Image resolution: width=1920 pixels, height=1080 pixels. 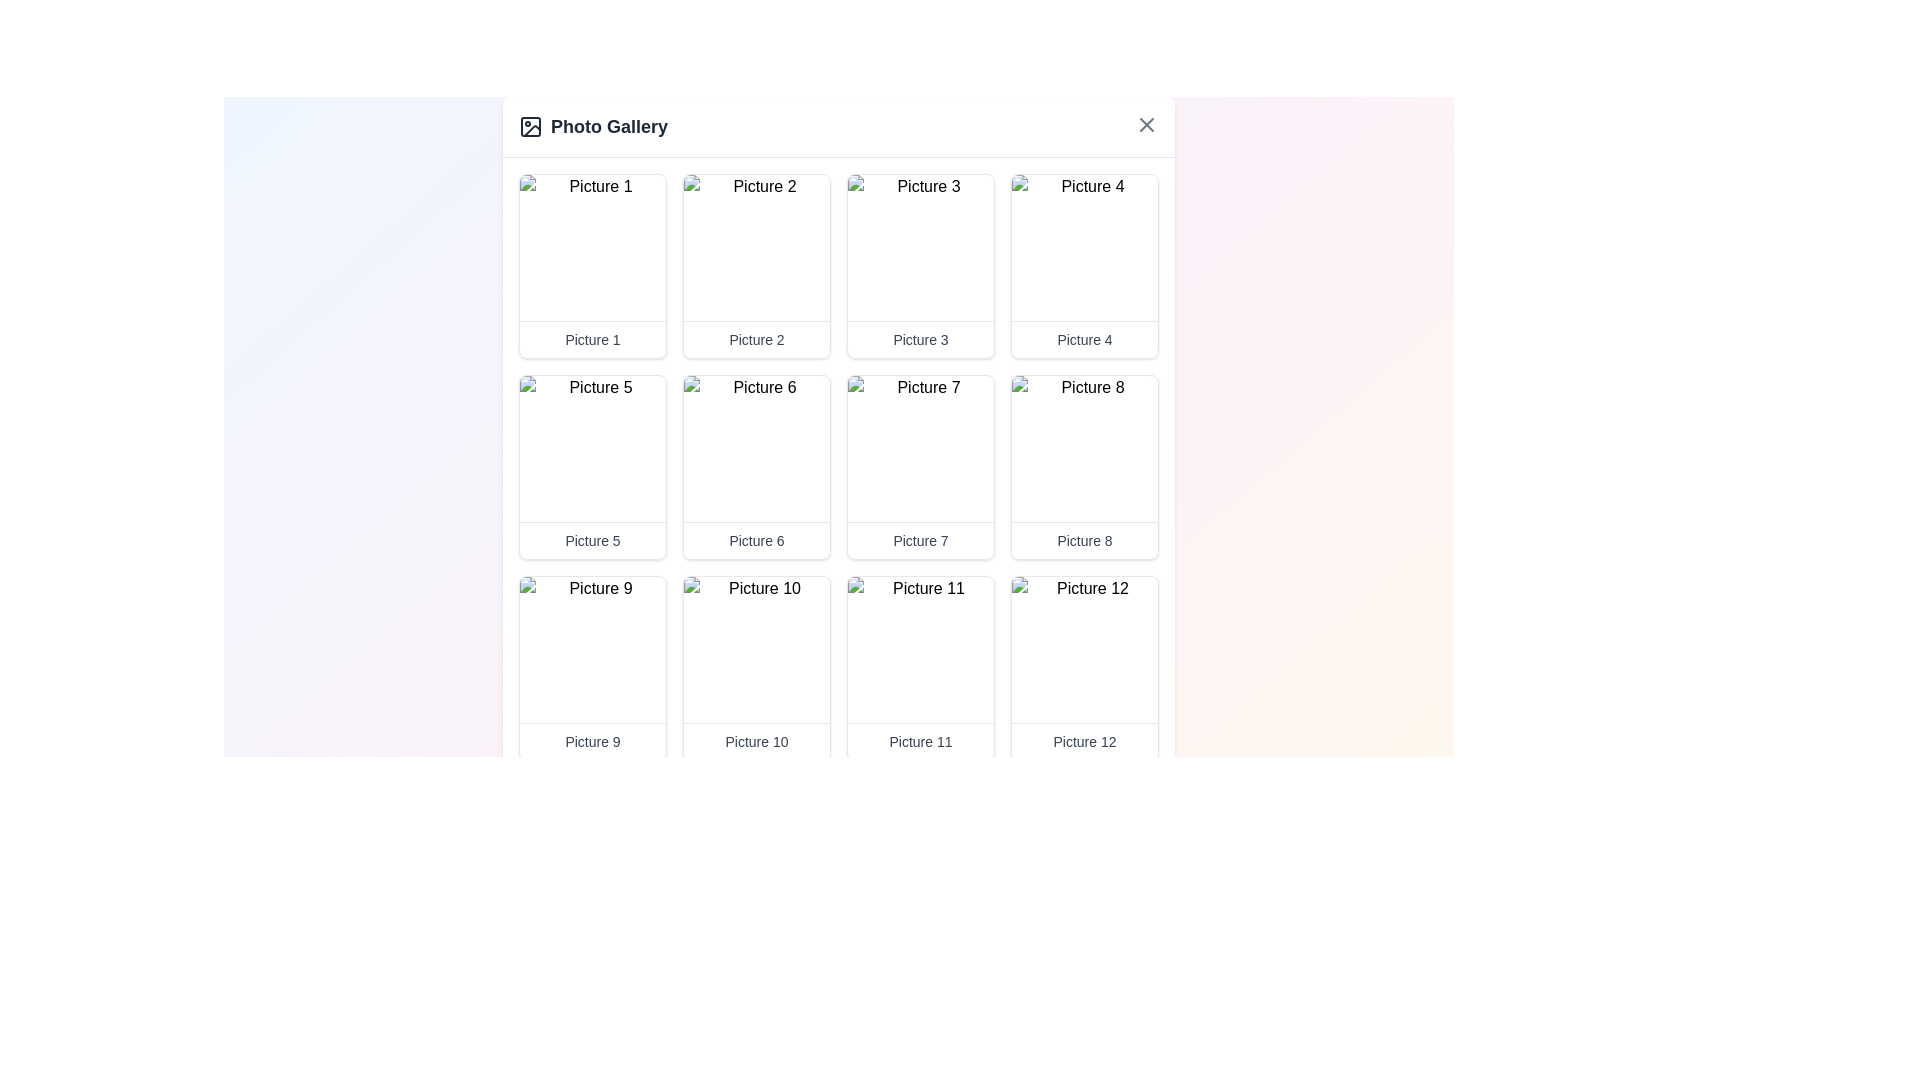 What do you see at coordinates (1147, 124) in the screenshot?
I see `the close button located at the top-right corner of the dialog` at bounding box center [1147, 124].